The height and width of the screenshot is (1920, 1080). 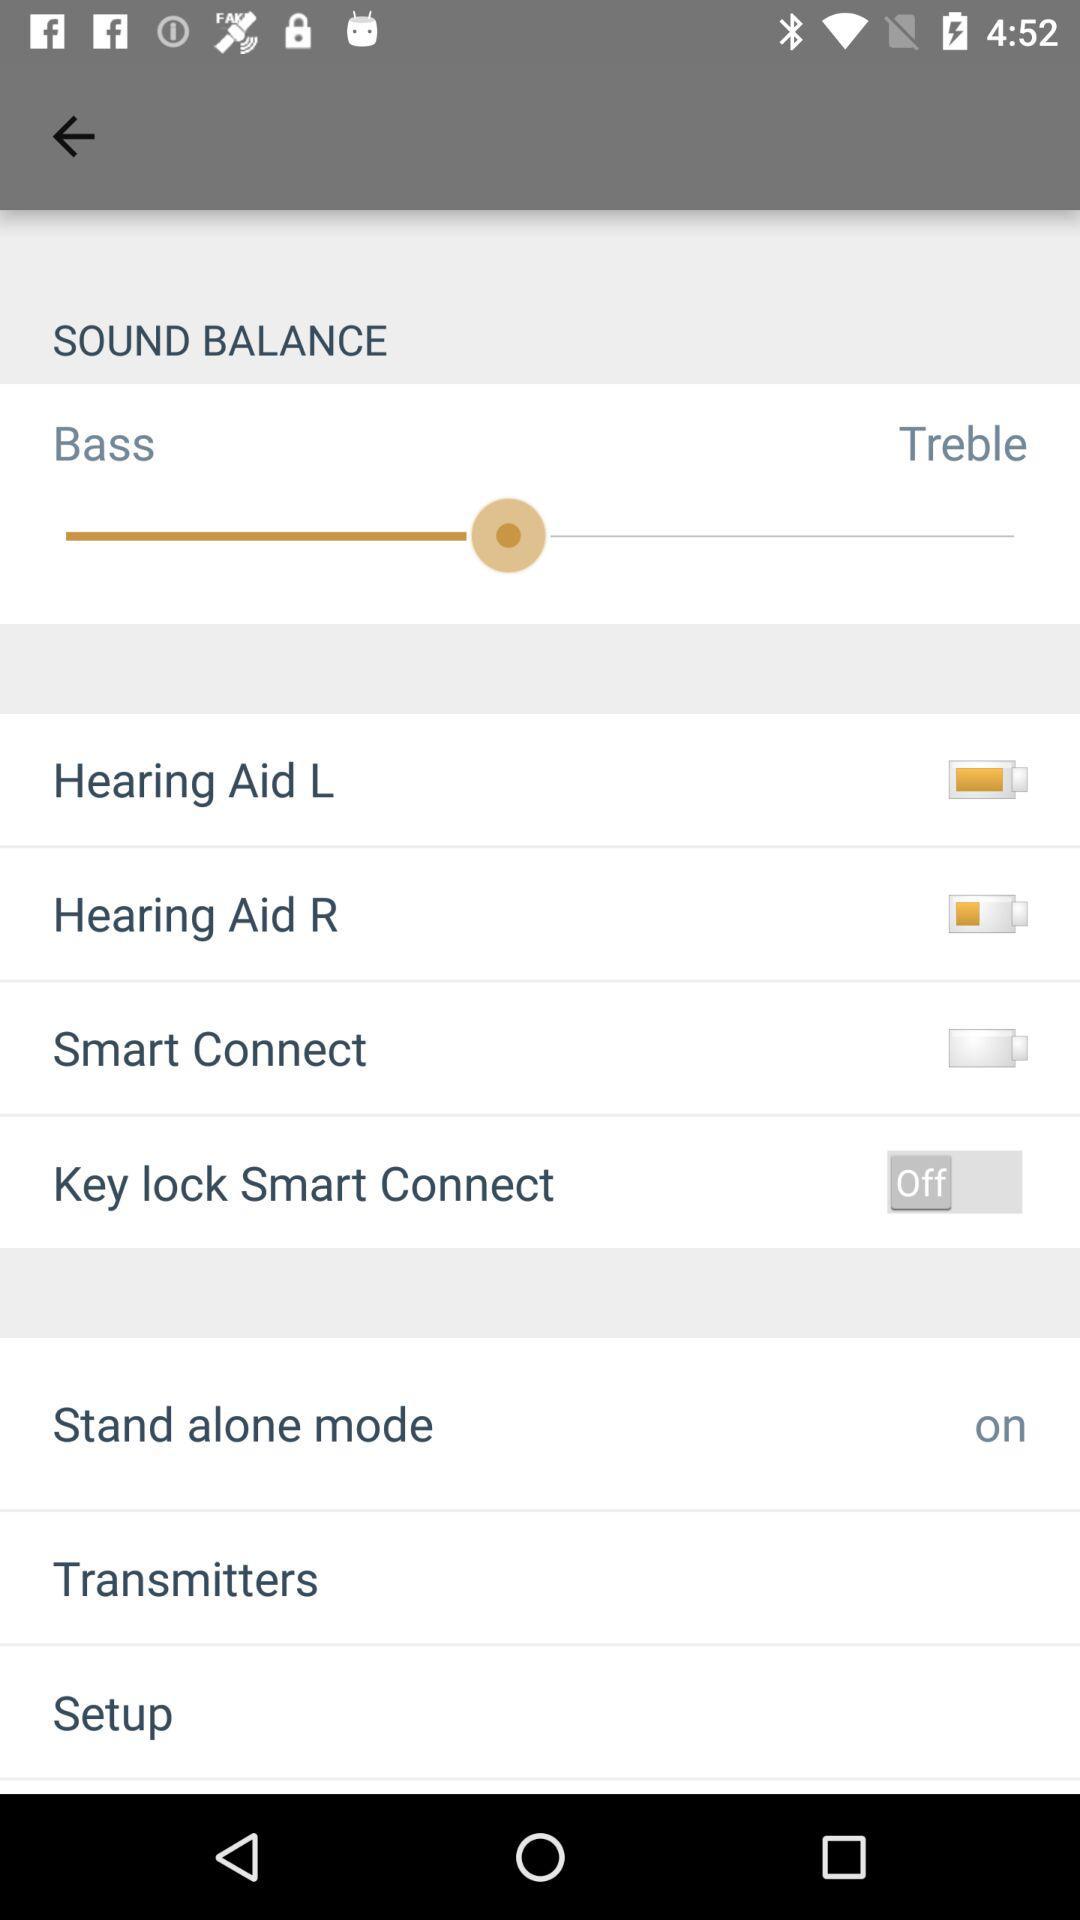 What do you see at coordinates (988, 441) in the screenshot?
I see `the icon to the right of bass` at bounding box center [988, 441].